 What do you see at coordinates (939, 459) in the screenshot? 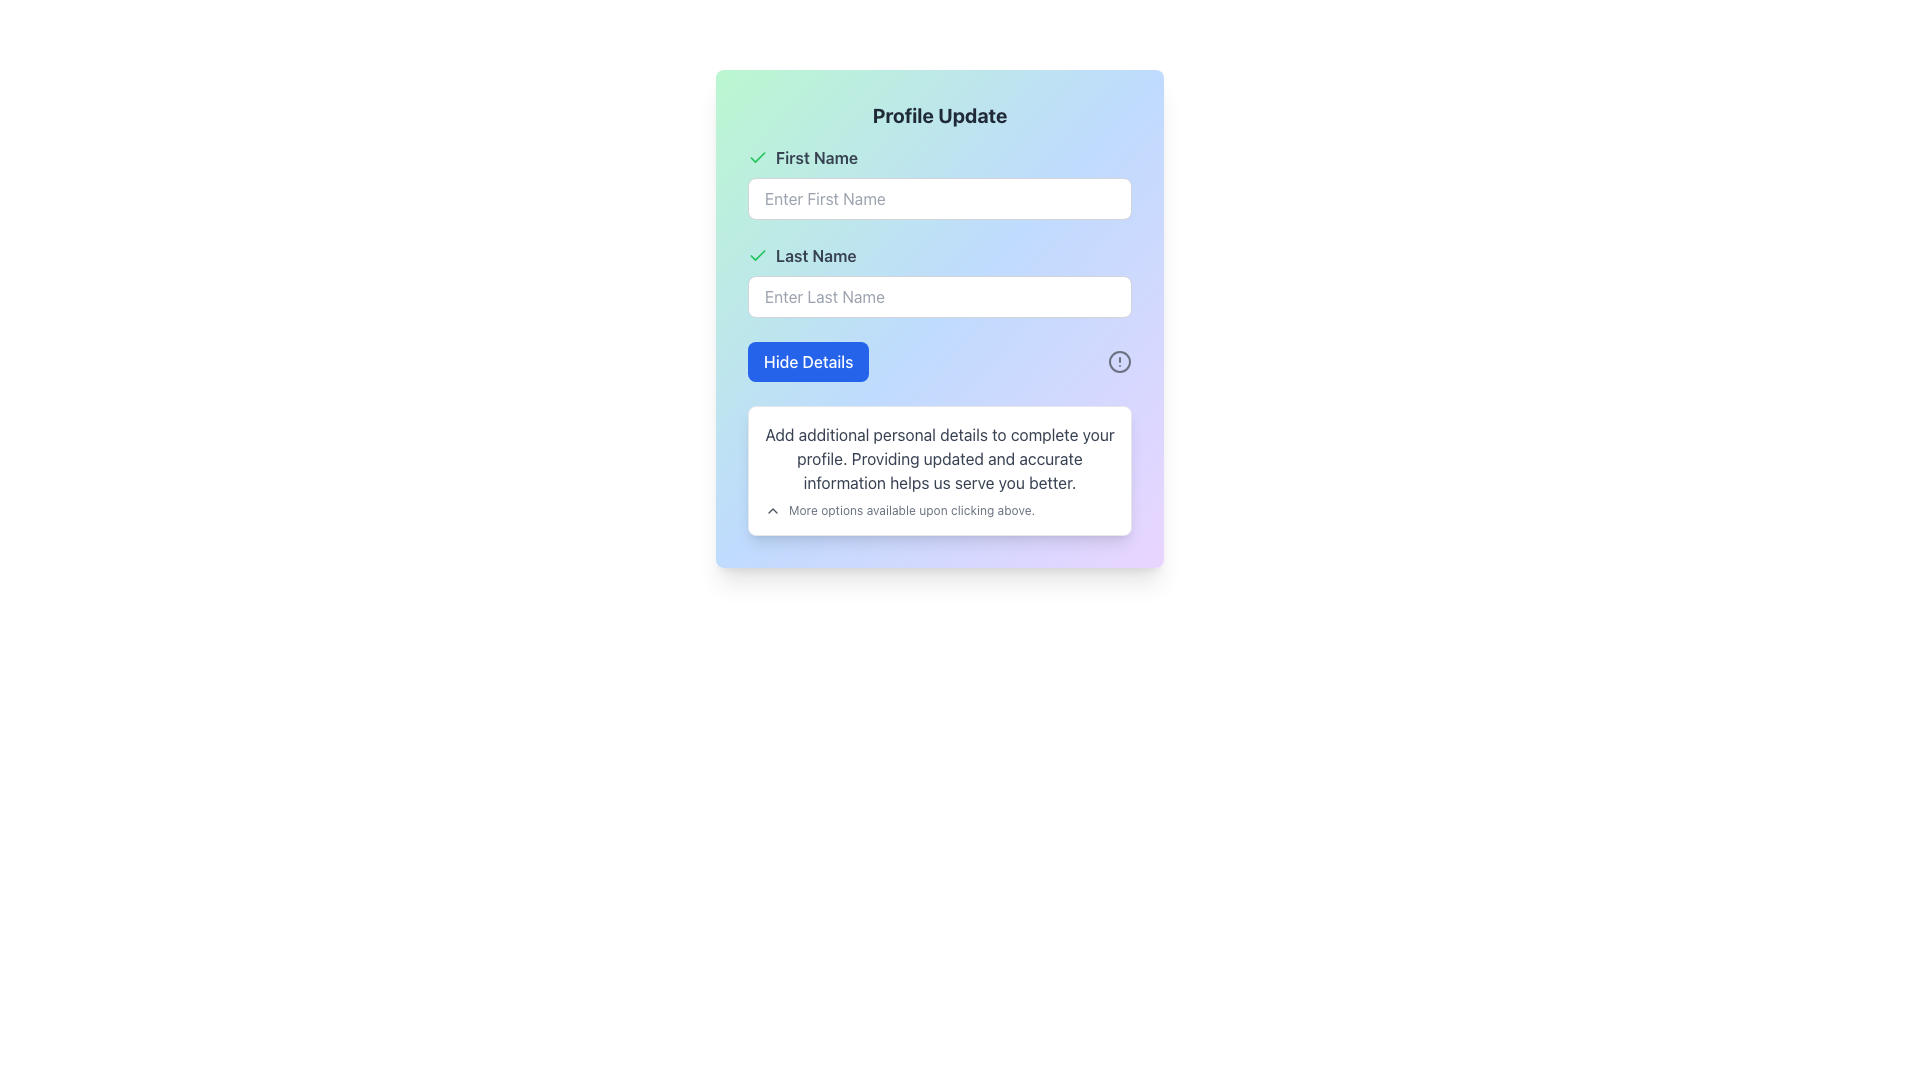
I see `the static informational text element that advises users to add additional personal details to complete their profile, which is styled in gray font and located in the lower half of the card layout` at bounding box center [939, 459].